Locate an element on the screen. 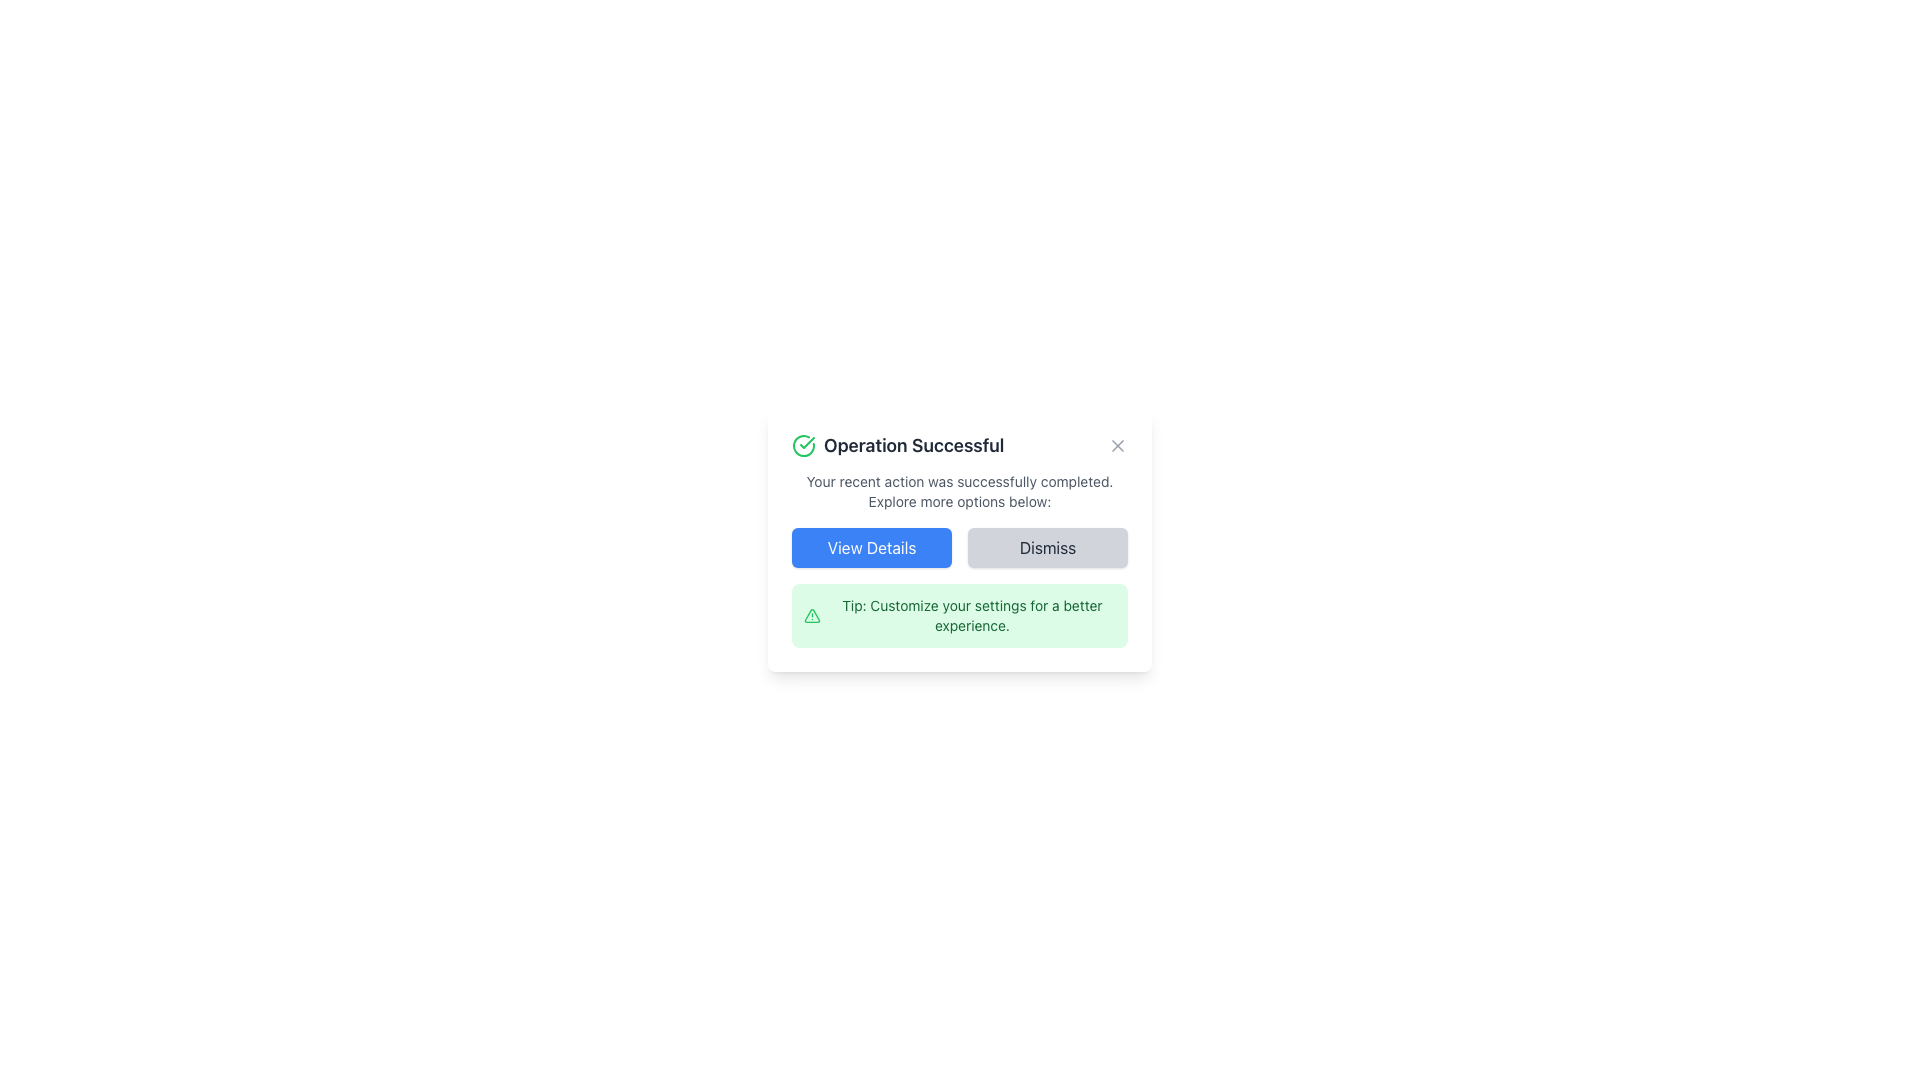 This screenshot has height=1080, width=1920. the success confirmation icon located at the top-left side of the confirmation card, above the label 'Operation Successful' is located at coordinates (804, 445).